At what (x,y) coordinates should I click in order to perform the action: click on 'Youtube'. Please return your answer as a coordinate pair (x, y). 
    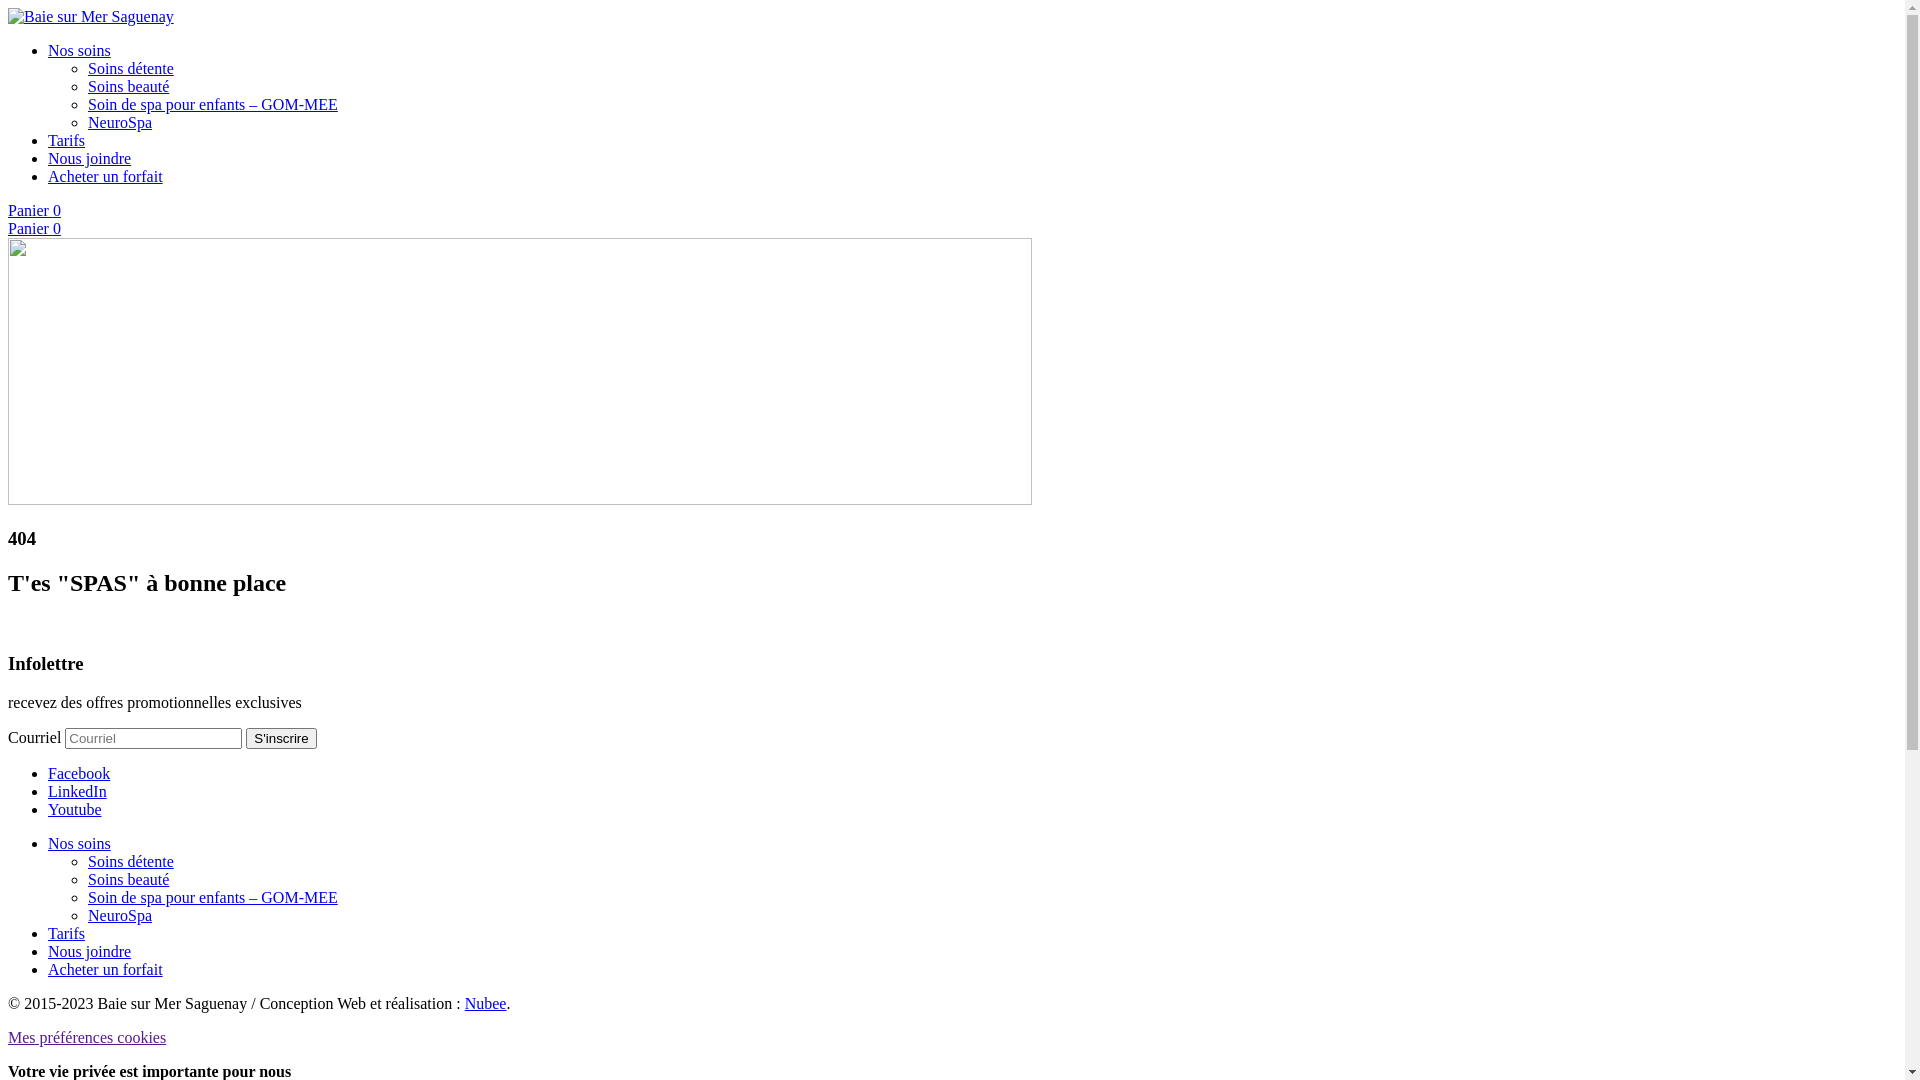
    Looking at the image, I should click on (75, 808).